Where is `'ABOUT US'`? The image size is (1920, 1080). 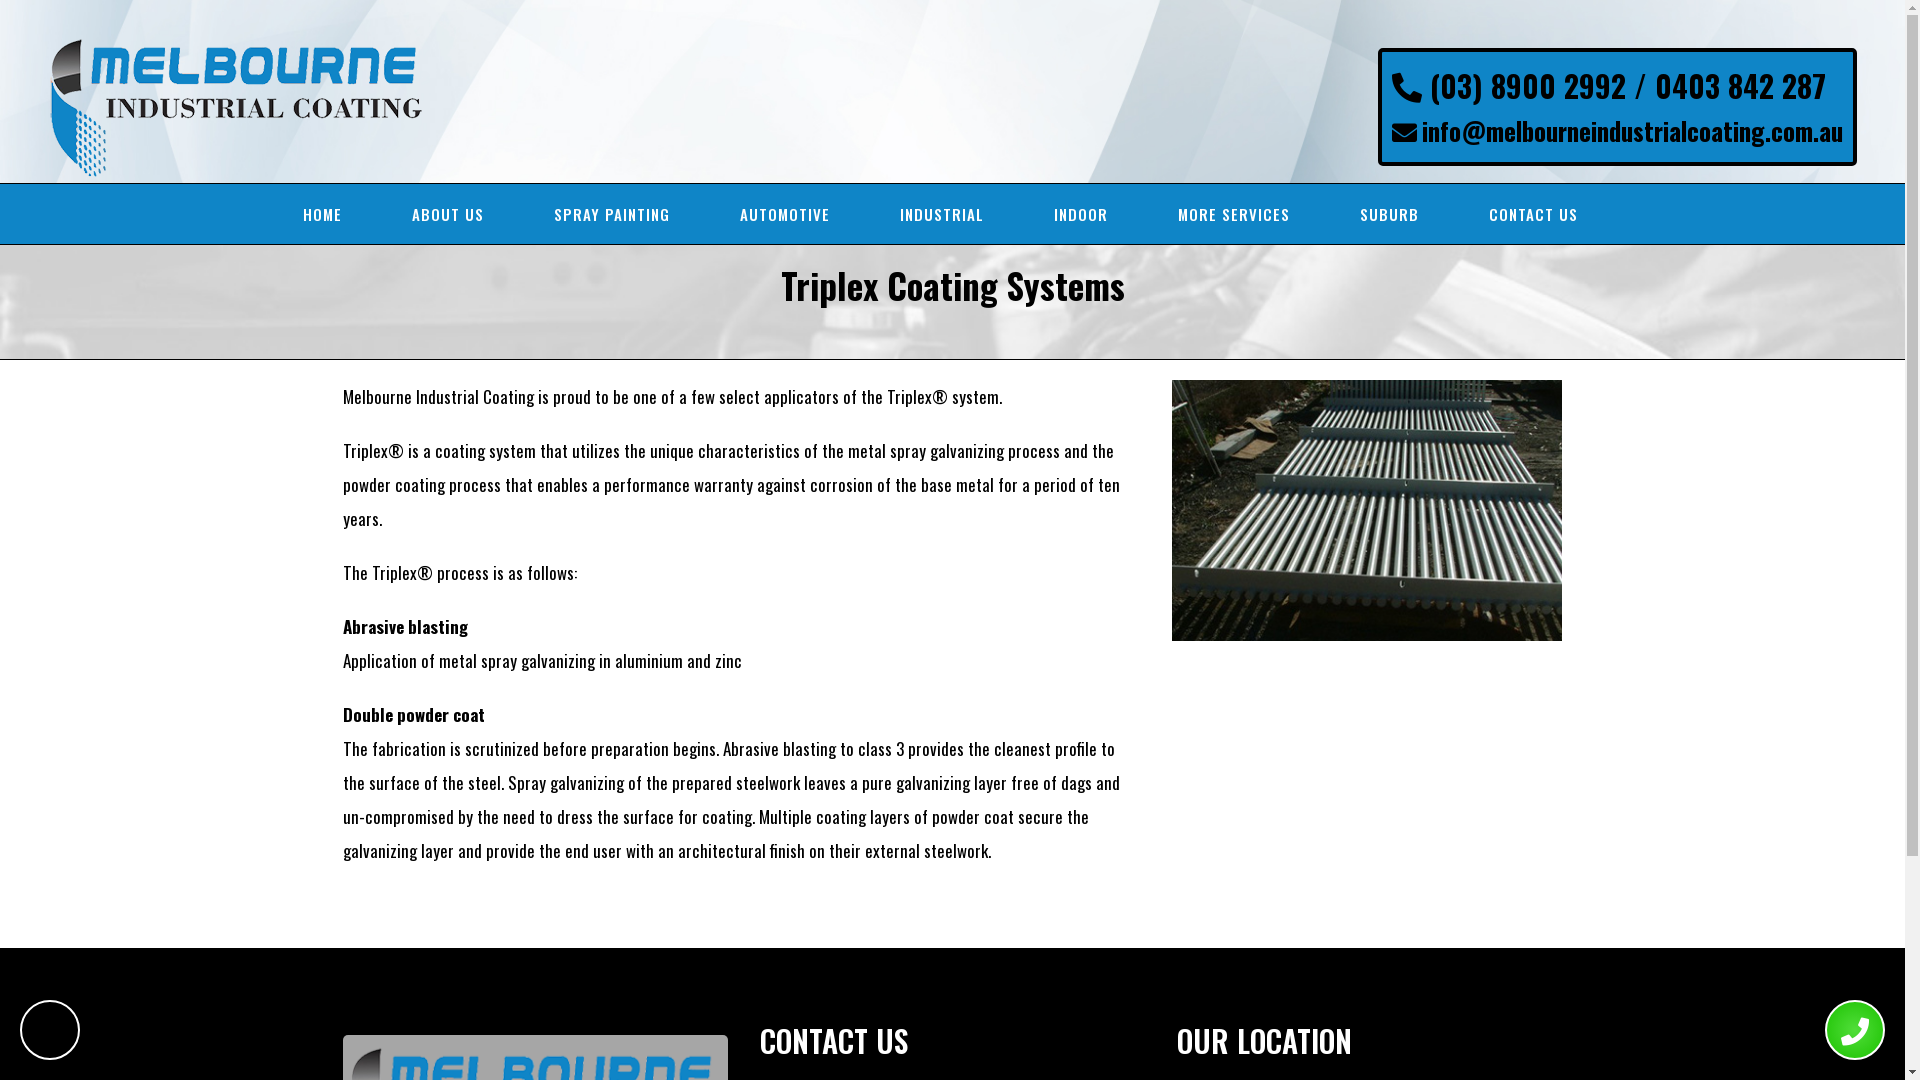 'ABOUT US' is located at coordinates (388, 213).